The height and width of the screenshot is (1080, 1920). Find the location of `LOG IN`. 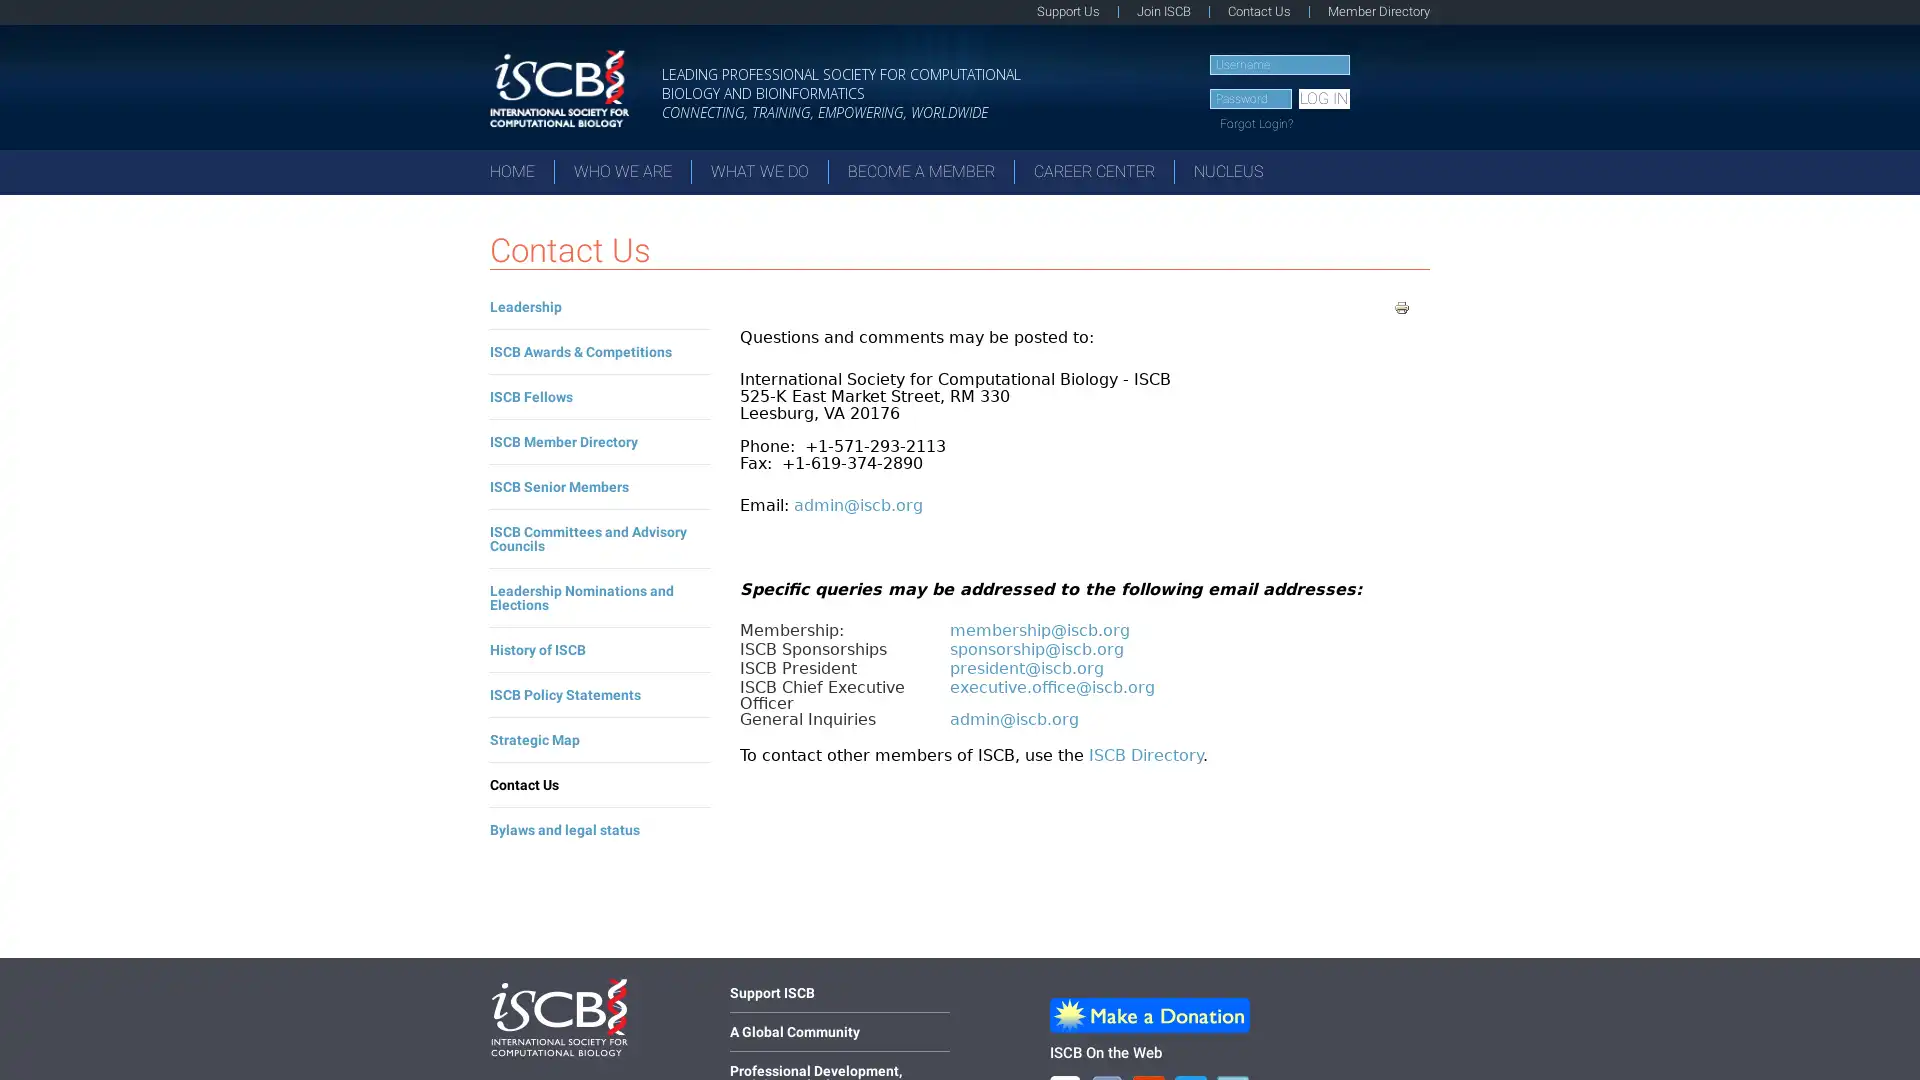

LOG IN is located at coordinates (1323, 99).